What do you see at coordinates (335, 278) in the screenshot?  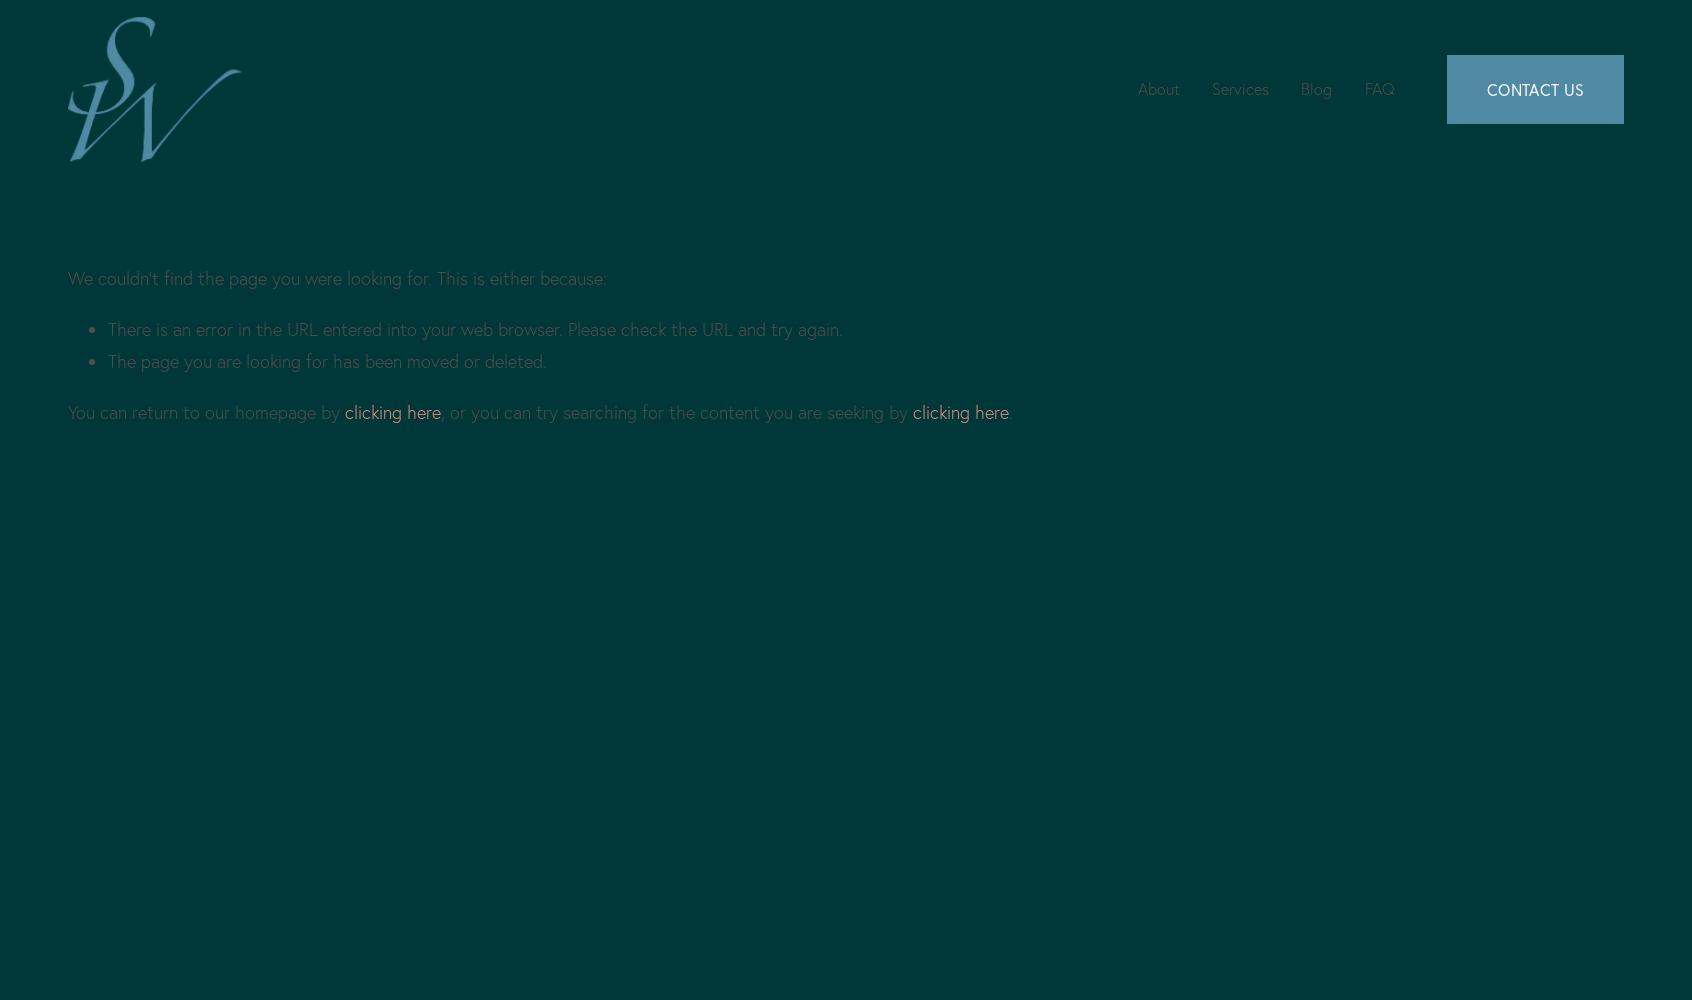 I see `'We couldn't find the page you were looking for. This is either because:'` at bounding box center [335, 278].